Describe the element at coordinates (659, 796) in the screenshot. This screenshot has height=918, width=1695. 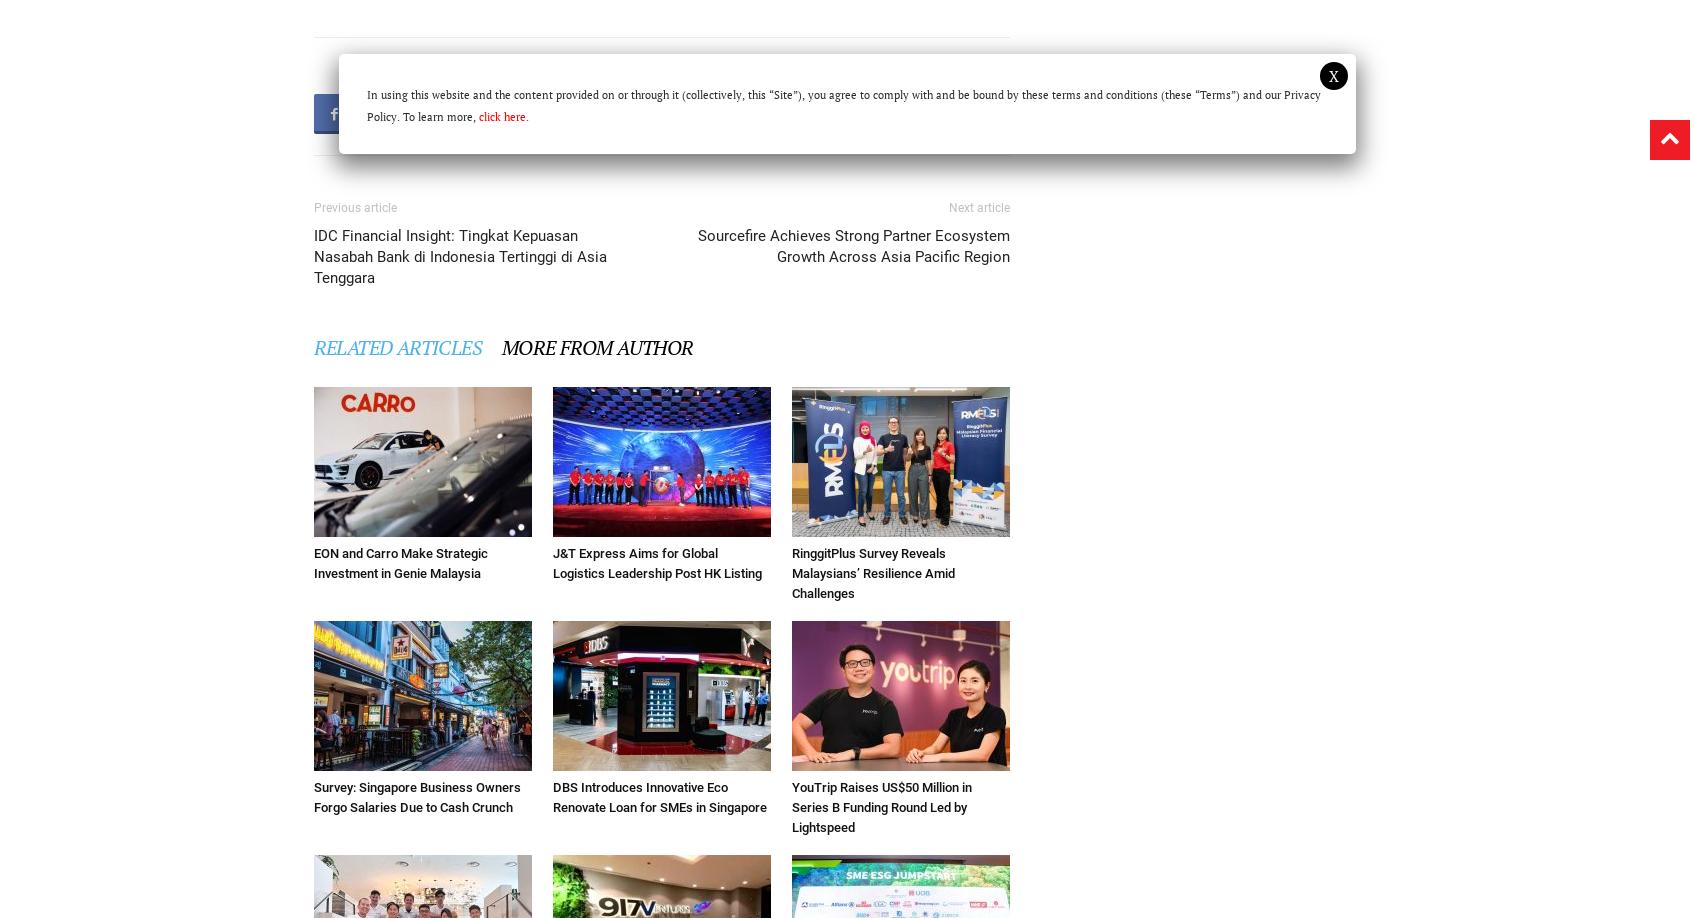
I see `'DBS Introduces Innovative Eco Renovate Loan for SMEs in Singapore'` at that location.